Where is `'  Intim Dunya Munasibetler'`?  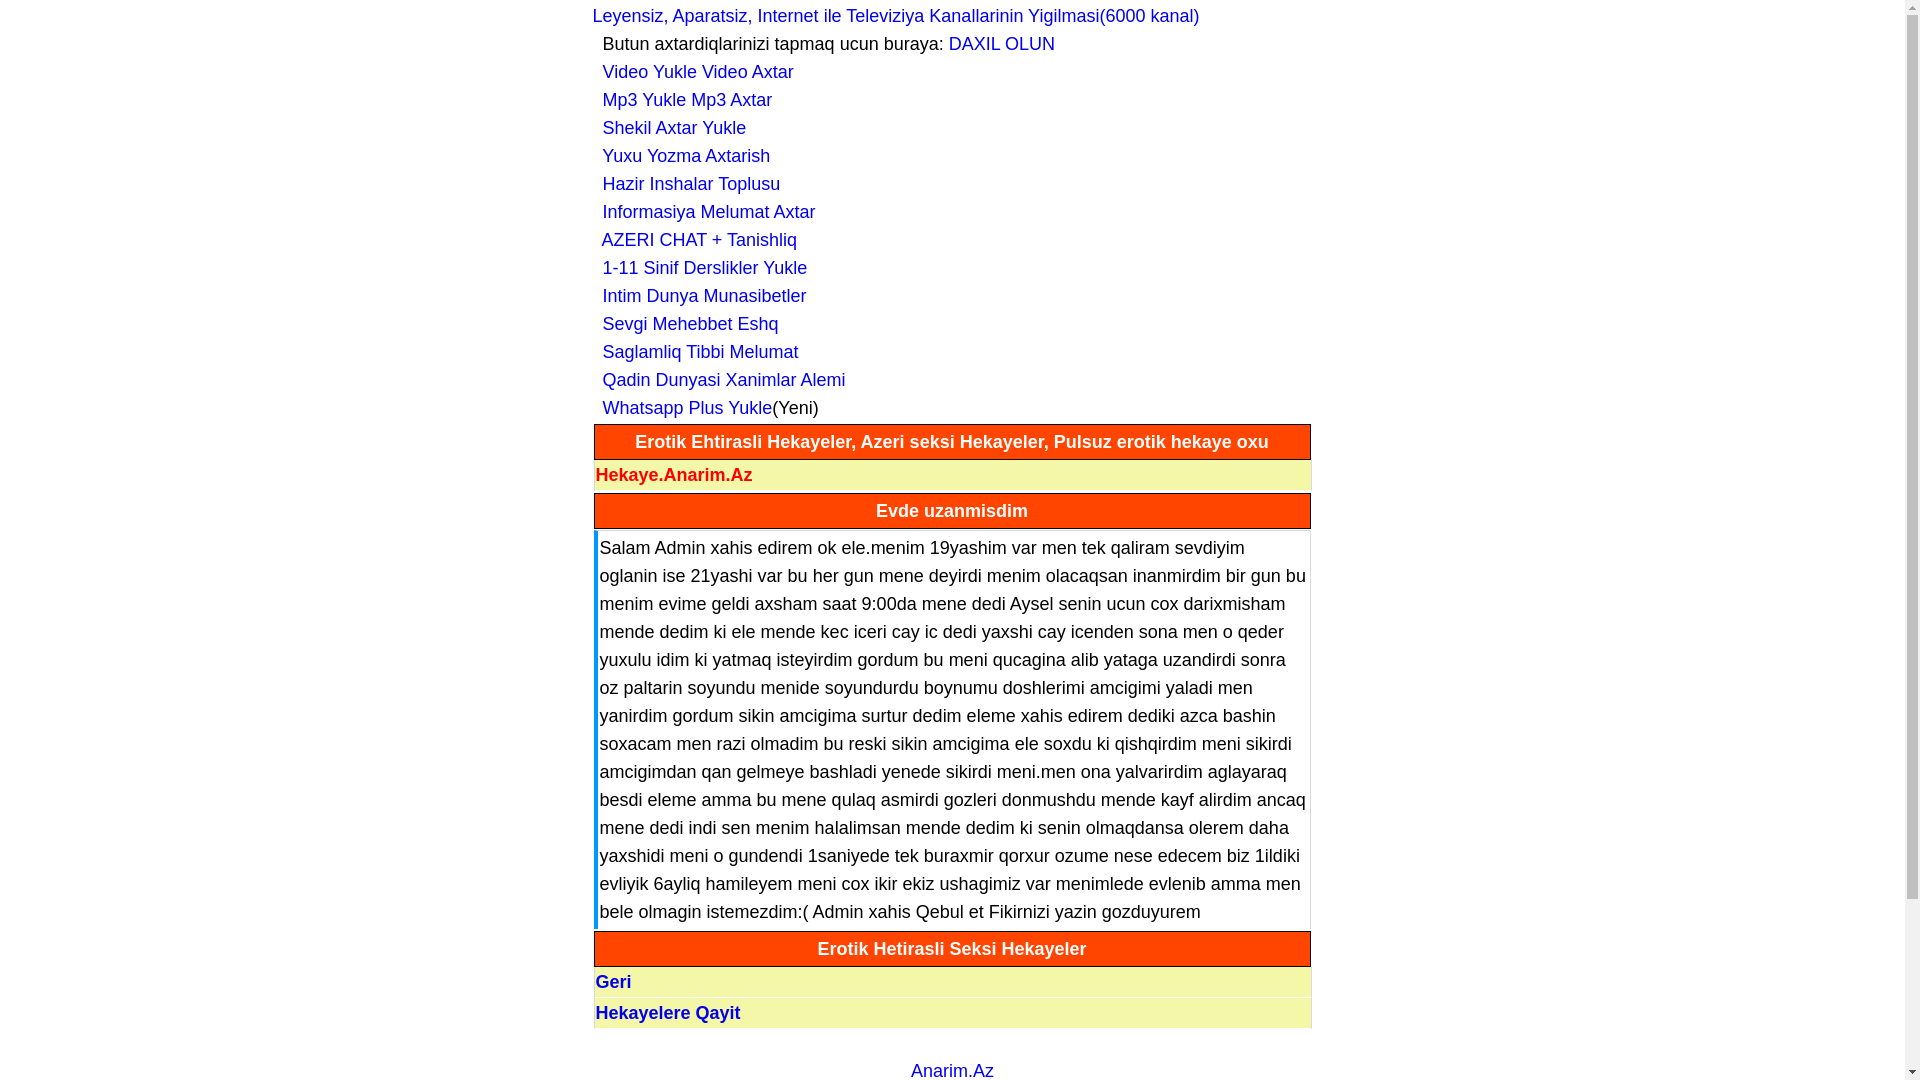
'  Intim Dunya Munasibetler' is located at coordinates (699, 296).